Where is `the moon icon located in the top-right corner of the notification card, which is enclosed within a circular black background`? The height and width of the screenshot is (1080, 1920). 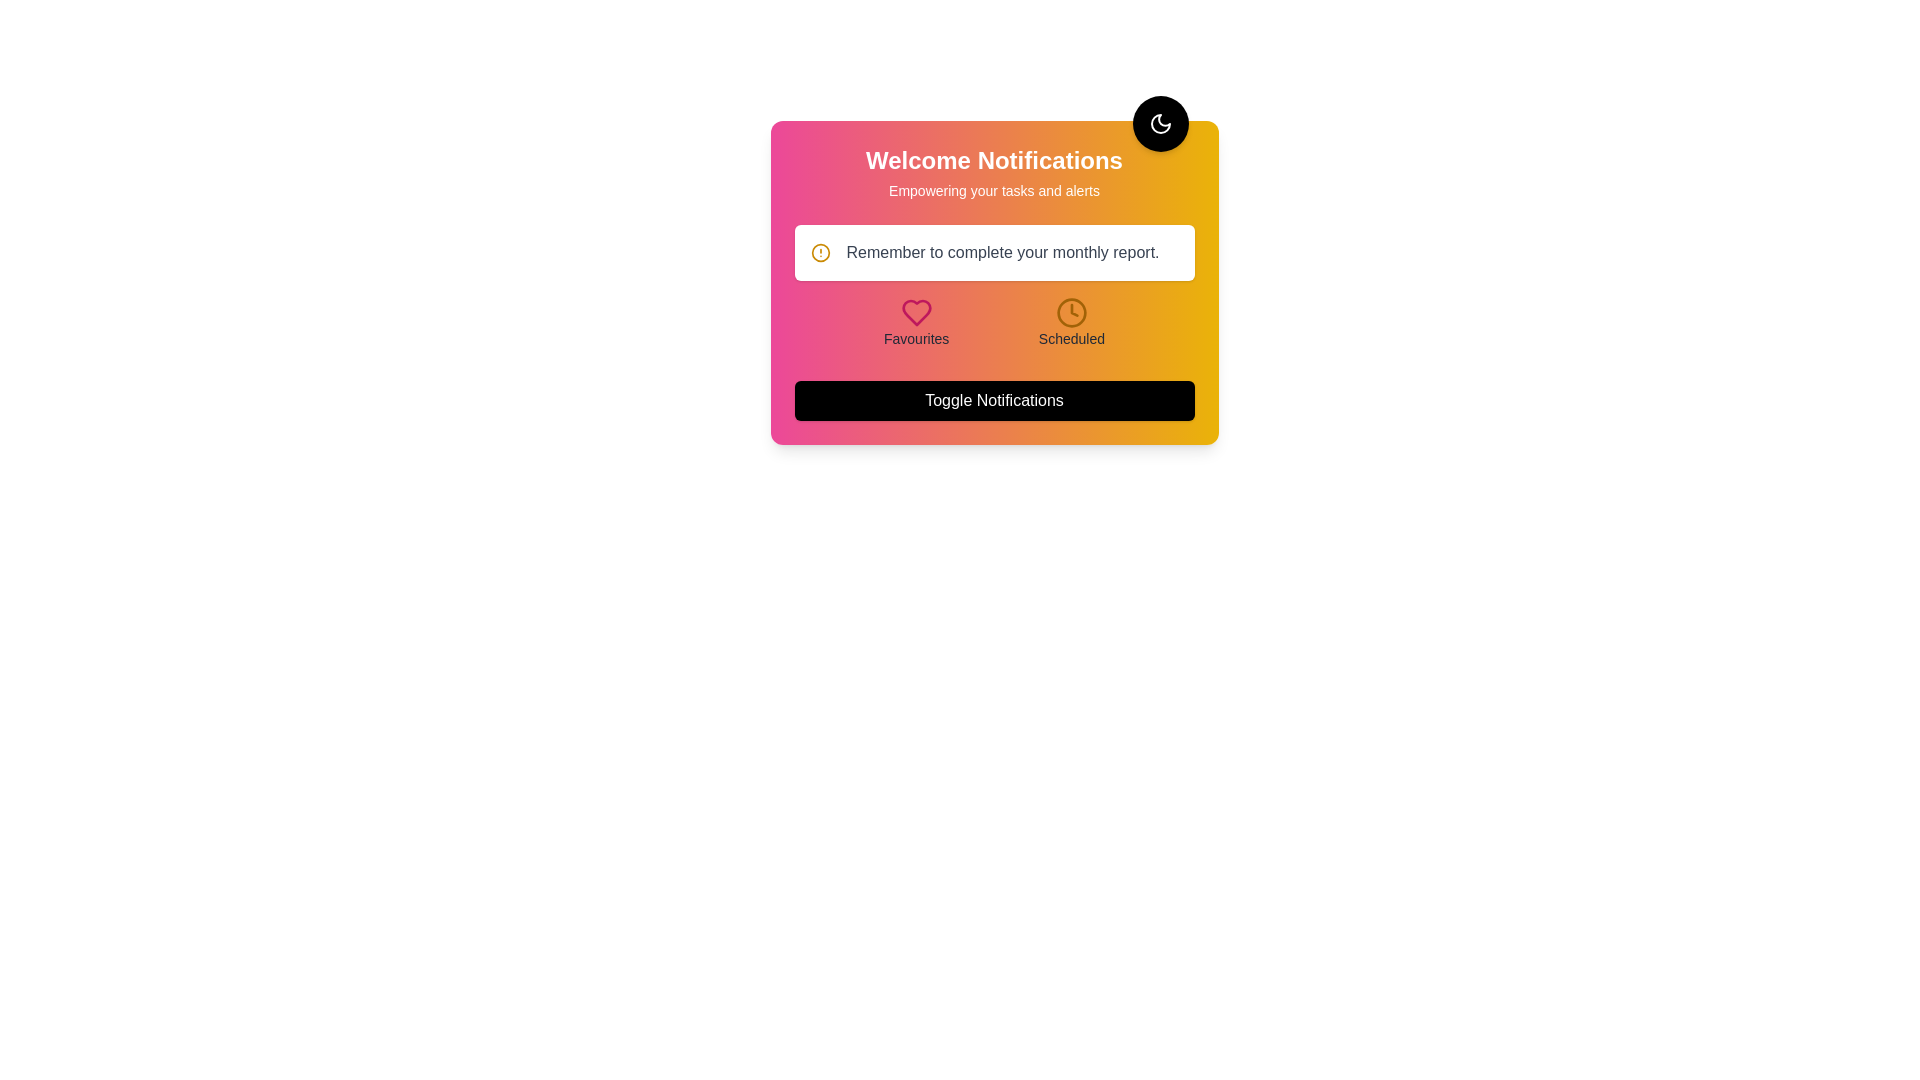
the moon icon located in the top-right corner of the notification card, which is enclosed within a circular black background is located at coordinates (1160, 123).